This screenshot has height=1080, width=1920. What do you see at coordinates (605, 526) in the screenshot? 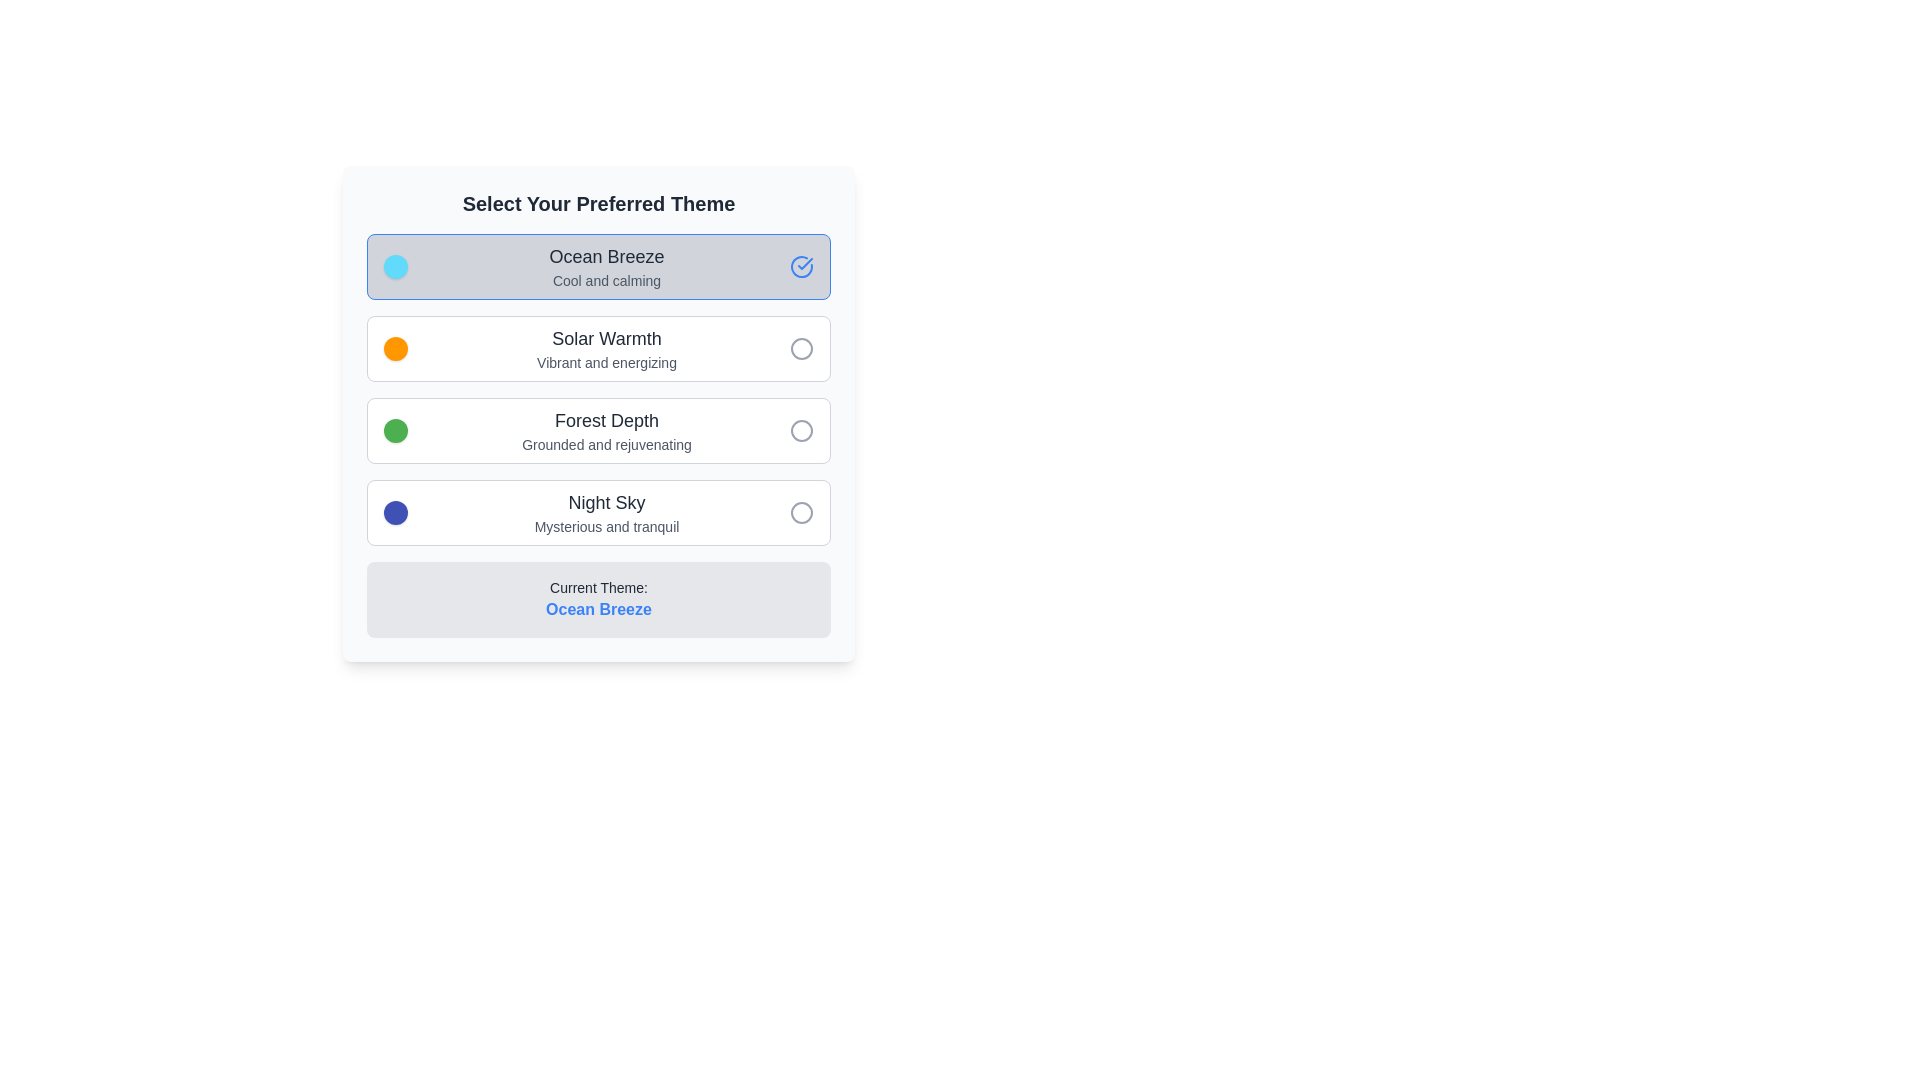
I see `the text label containing 'Mysterious and tranquil', which is styled in a smaller grayish font and located directly below 'Night Sky' in the theme selection dialog` at bounding box center [605, 526].